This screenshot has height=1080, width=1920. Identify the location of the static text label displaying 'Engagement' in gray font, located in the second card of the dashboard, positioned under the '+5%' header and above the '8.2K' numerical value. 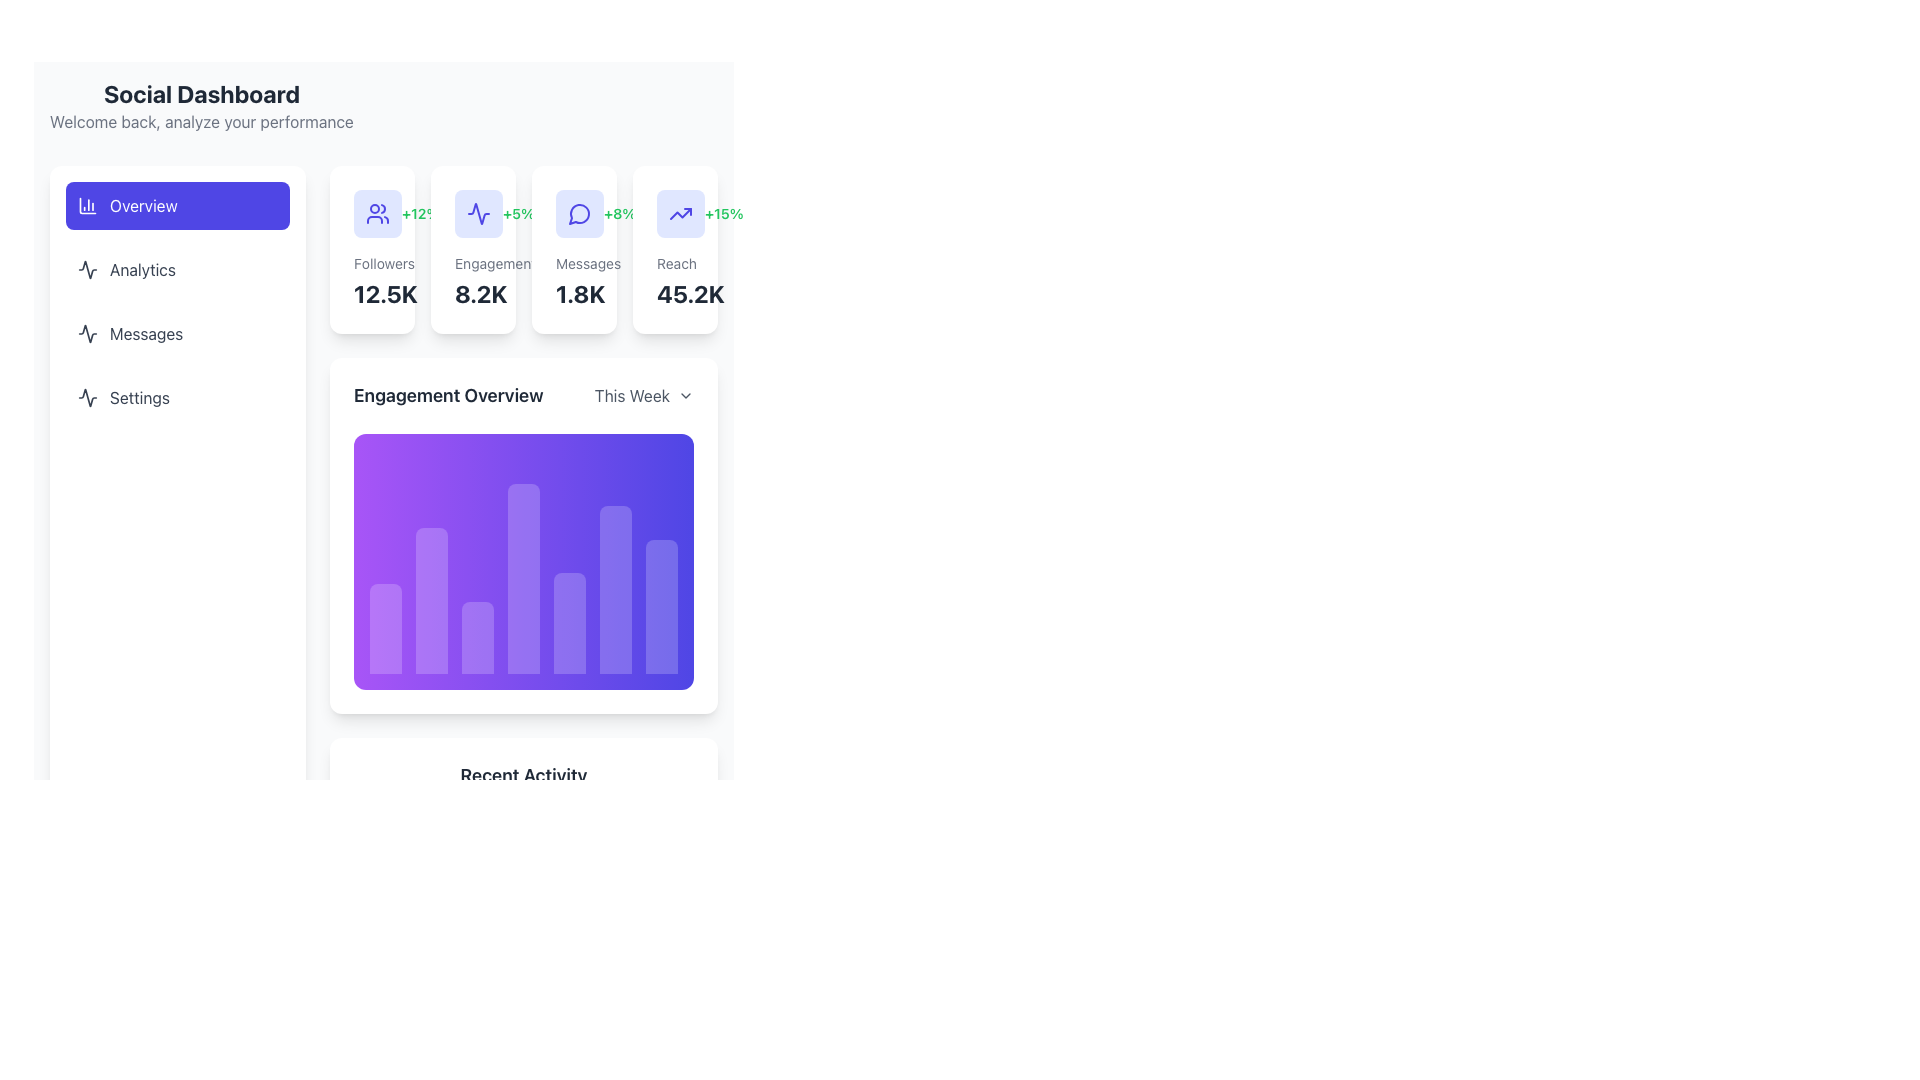
(472, 262).